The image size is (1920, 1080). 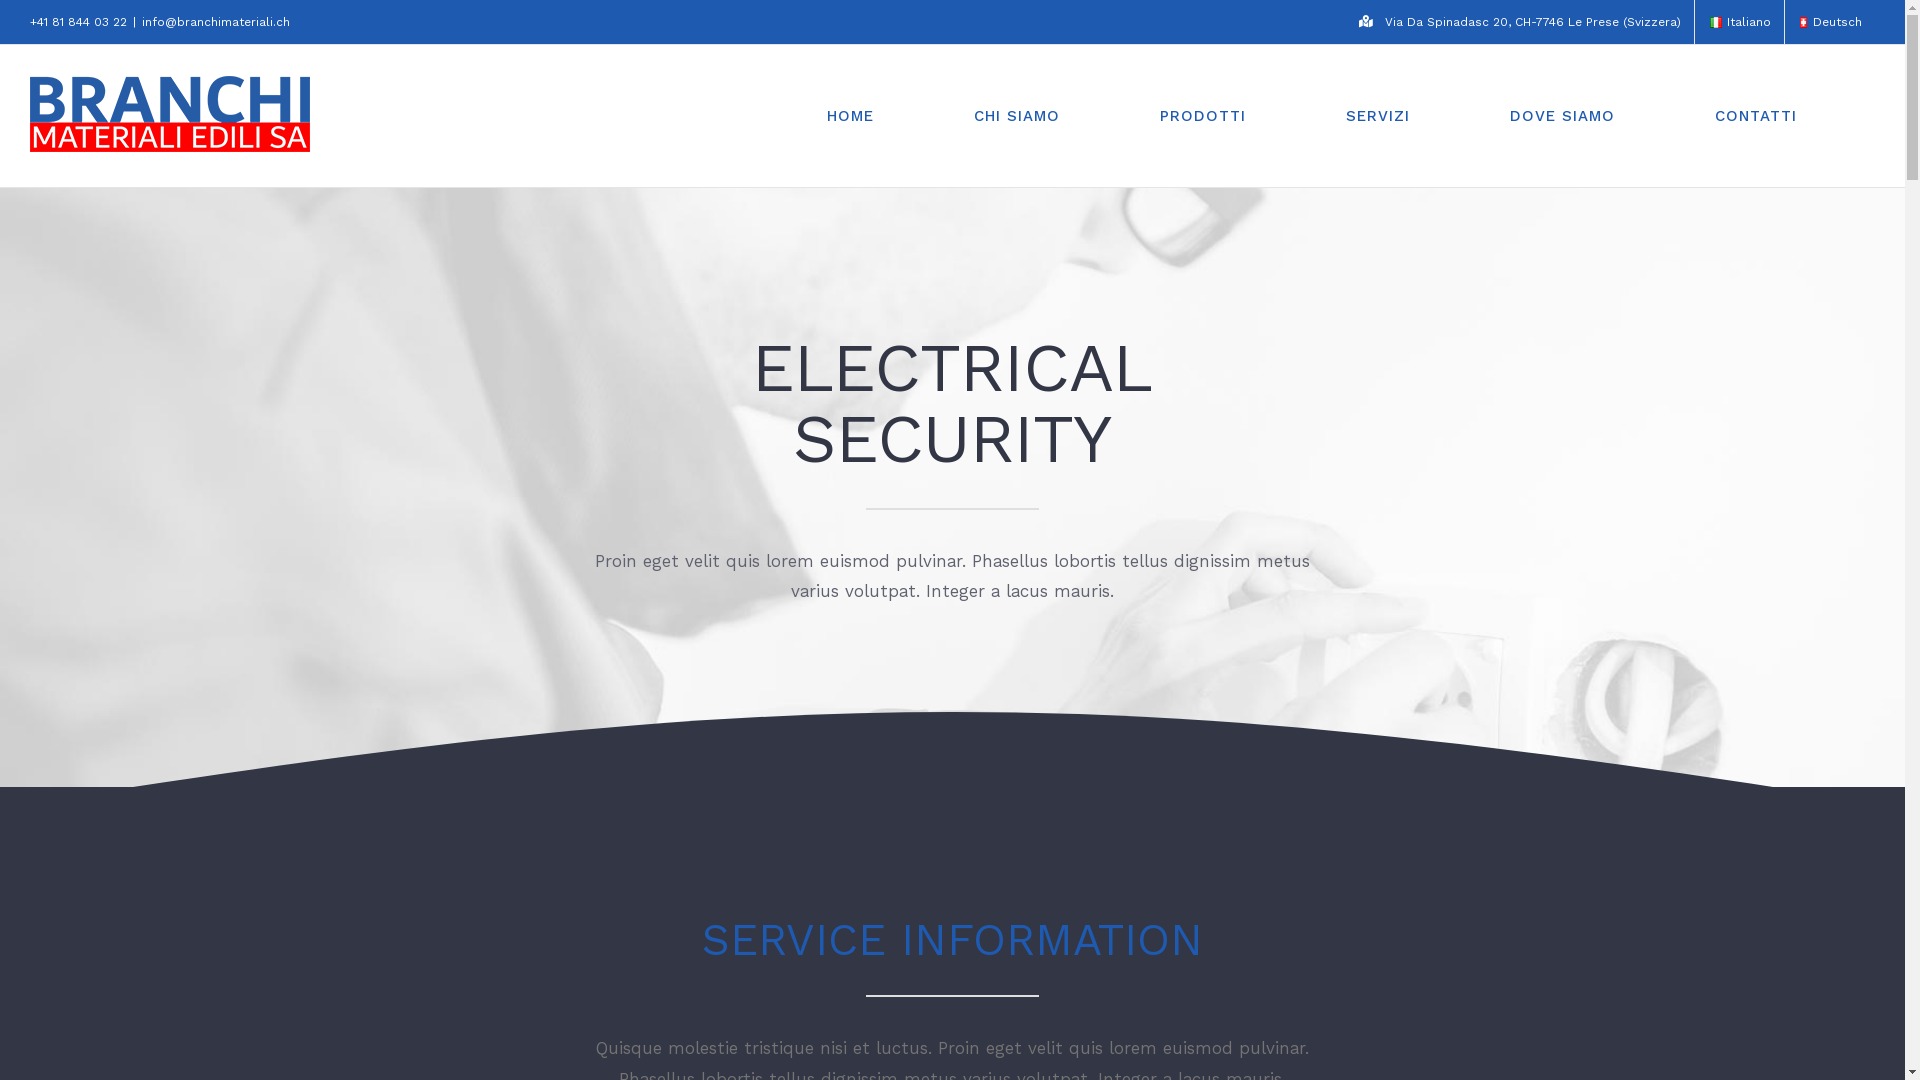 I want to click on 'Deutsch', so click(x=1829, y=22).